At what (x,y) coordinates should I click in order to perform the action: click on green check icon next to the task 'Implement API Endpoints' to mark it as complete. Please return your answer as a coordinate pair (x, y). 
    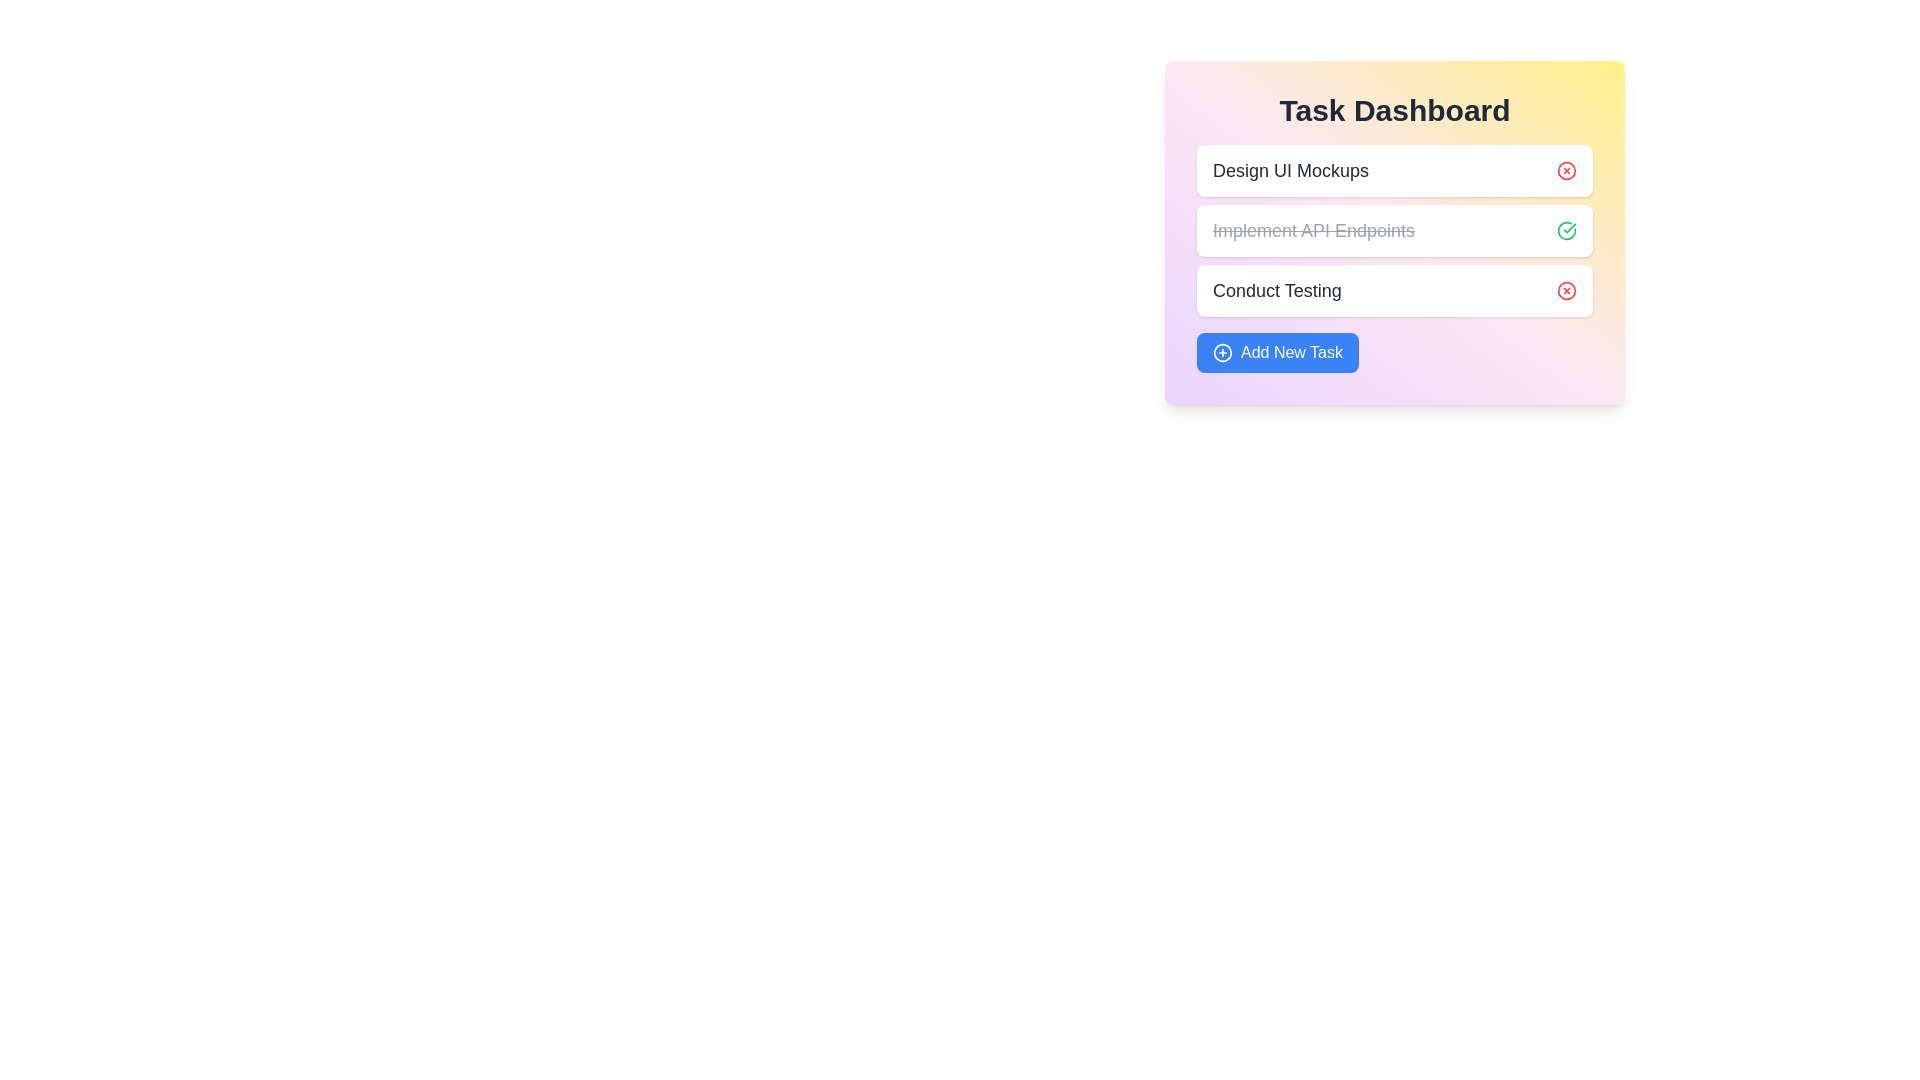
    Looking at the image, I should click on (1565, 230).